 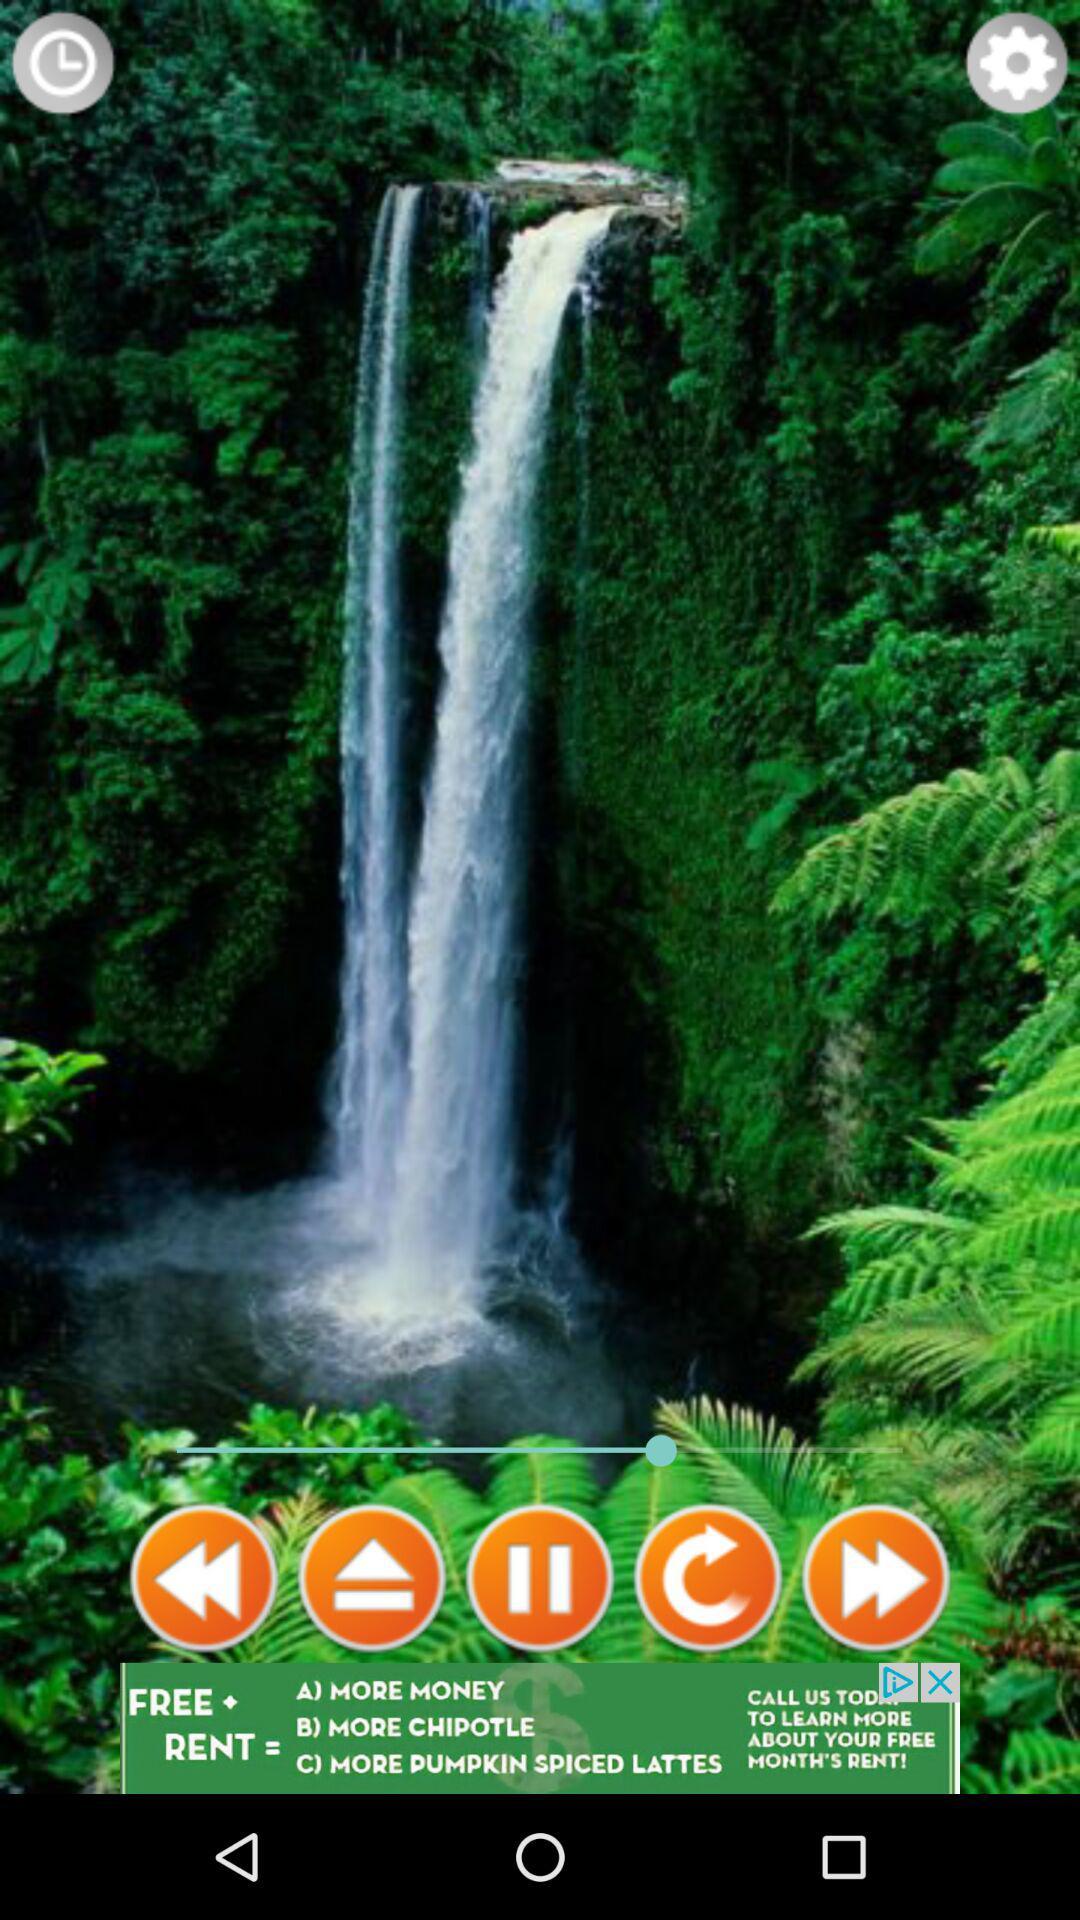 I want to click on next, so click(x=874, y=1577).